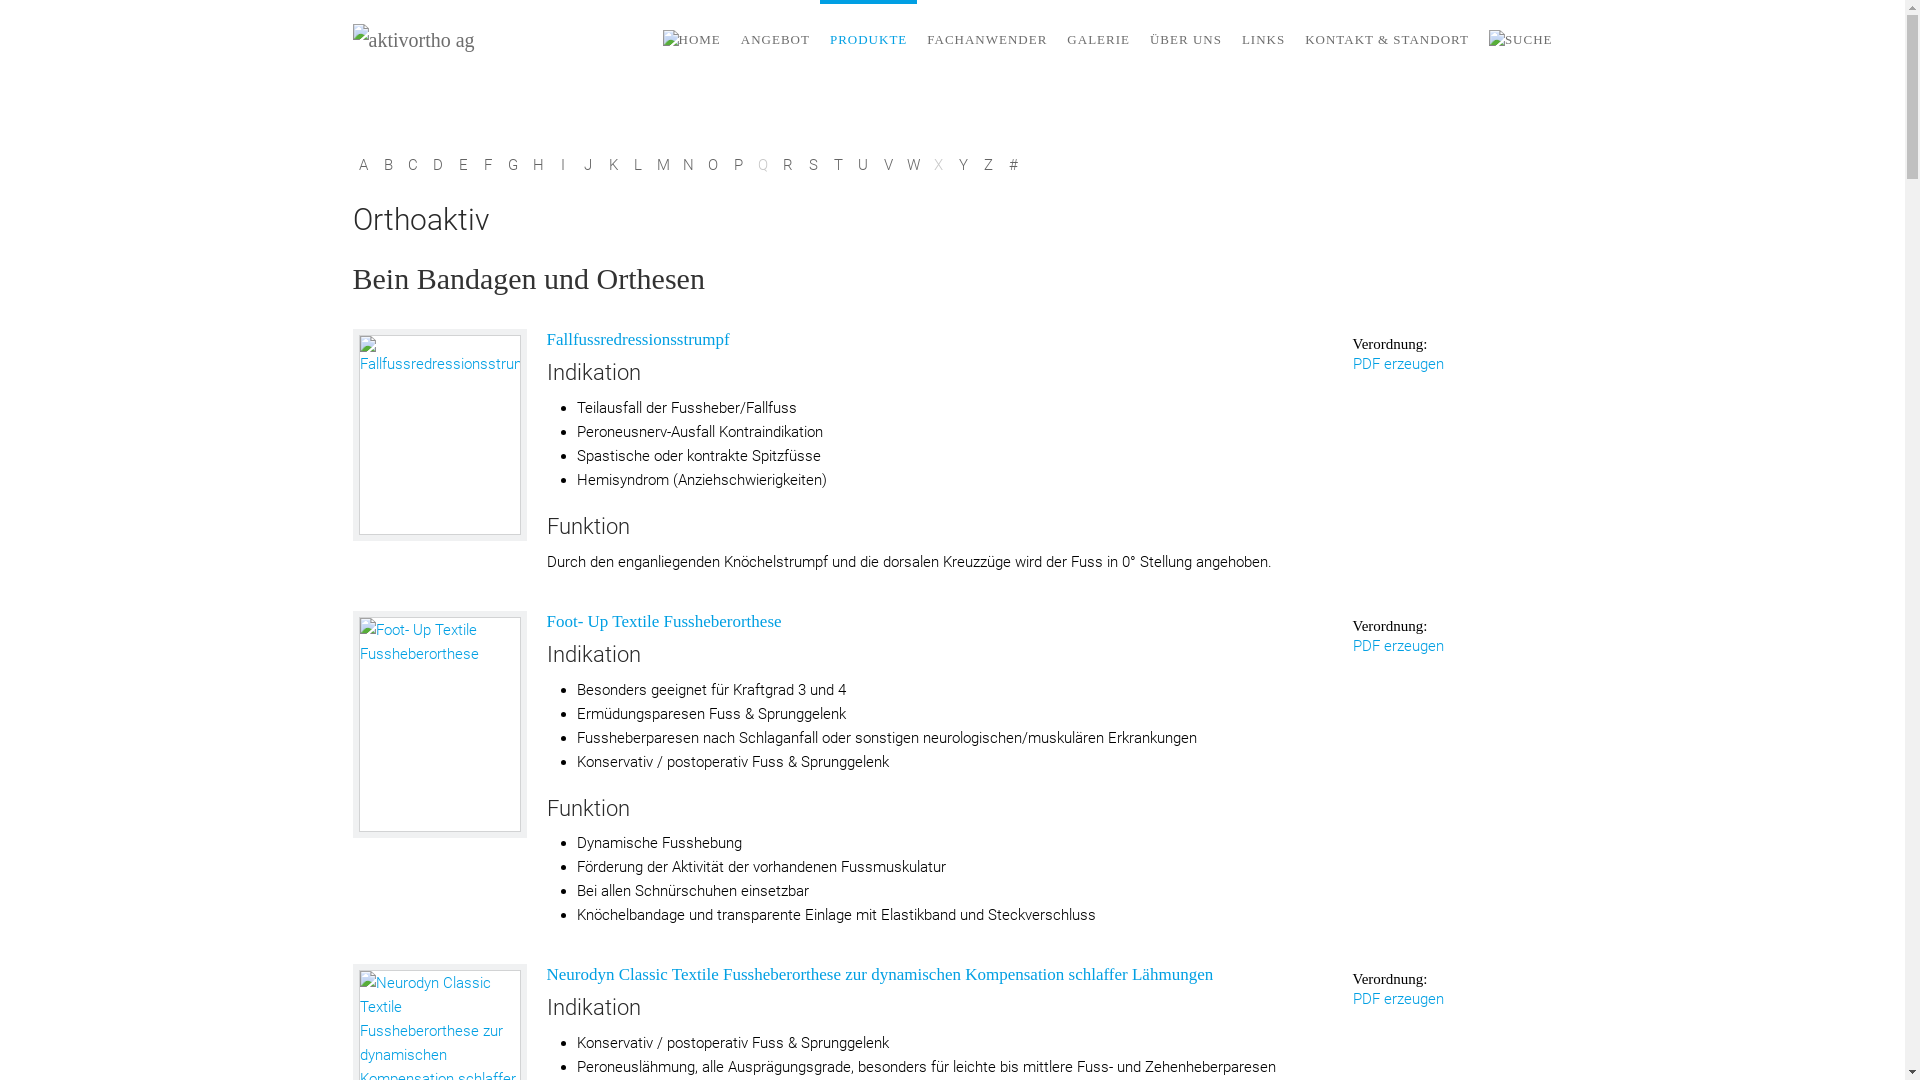 The width and height of the screenshot is (1920, 1080). I want to click on 'PRODUKTE', so click(868, 39).